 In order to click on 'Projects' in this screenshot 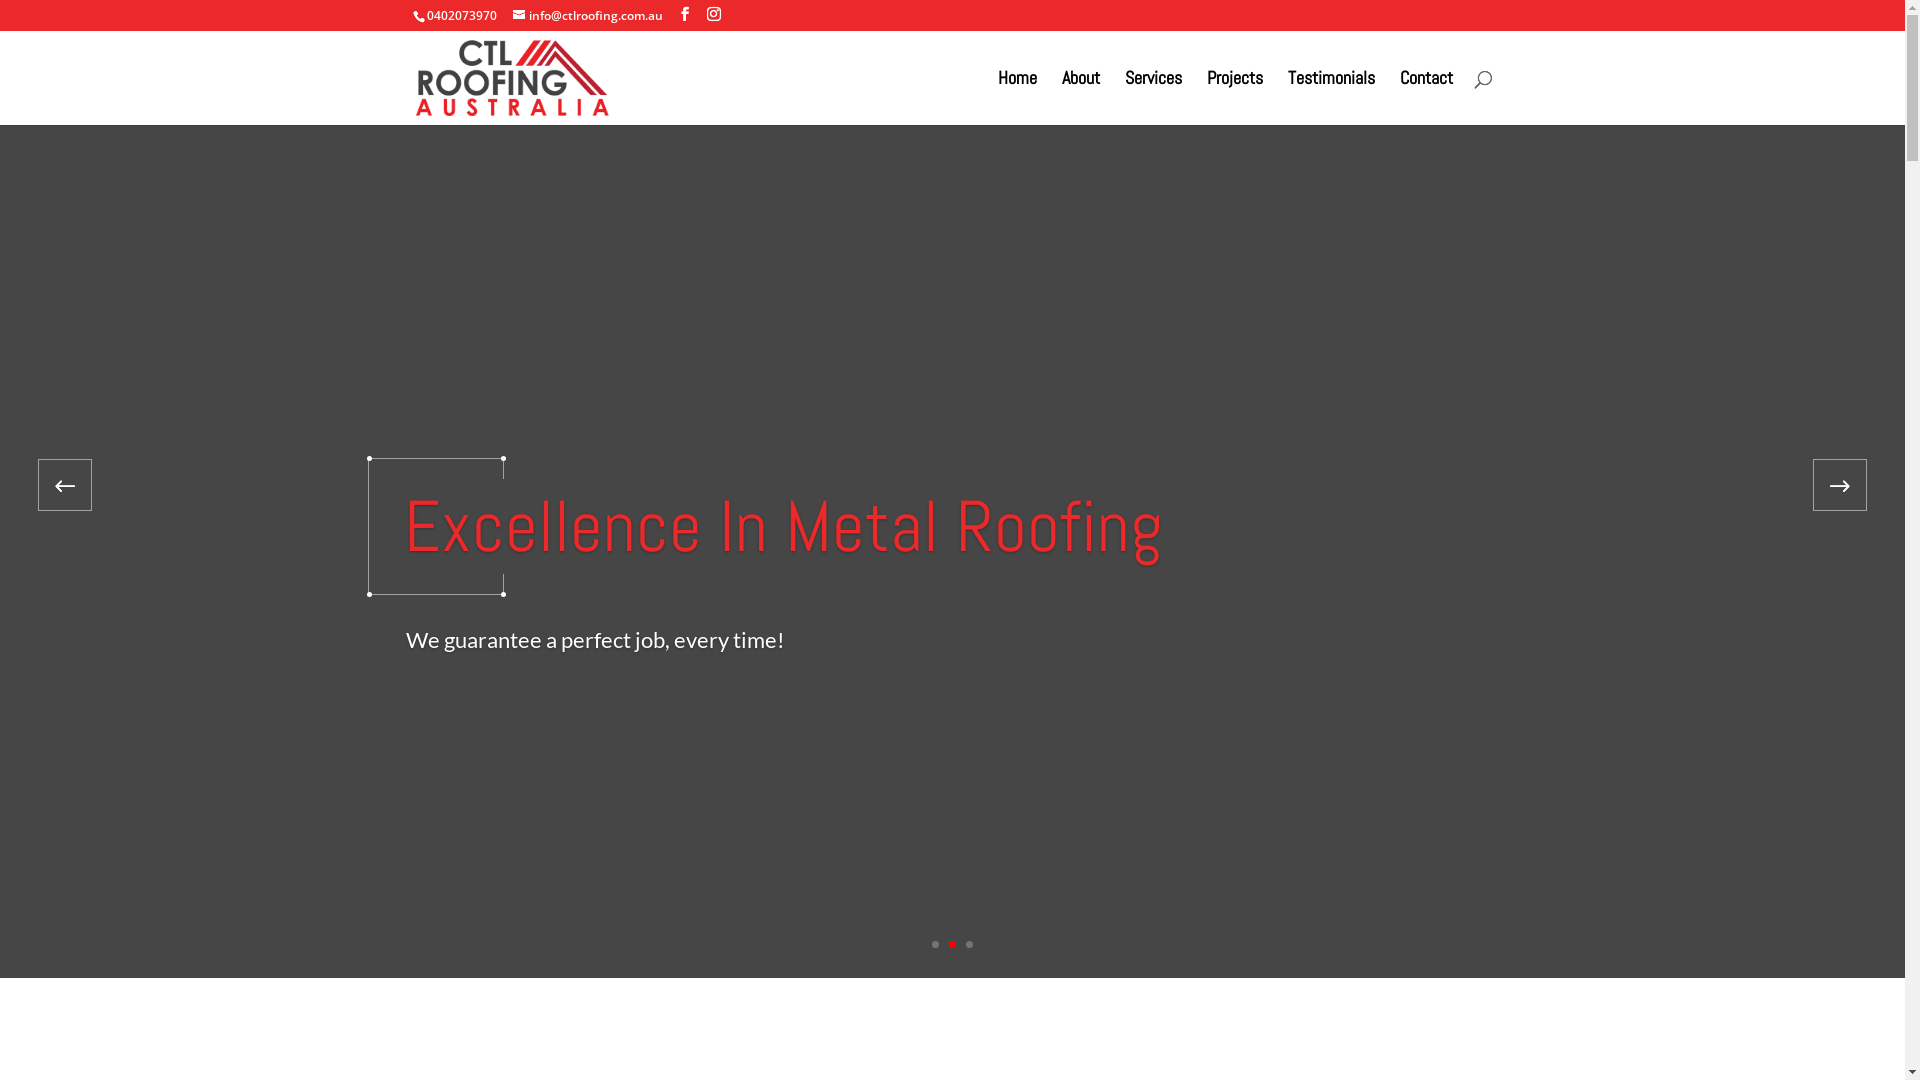, I will do `click(1232, 97)`.